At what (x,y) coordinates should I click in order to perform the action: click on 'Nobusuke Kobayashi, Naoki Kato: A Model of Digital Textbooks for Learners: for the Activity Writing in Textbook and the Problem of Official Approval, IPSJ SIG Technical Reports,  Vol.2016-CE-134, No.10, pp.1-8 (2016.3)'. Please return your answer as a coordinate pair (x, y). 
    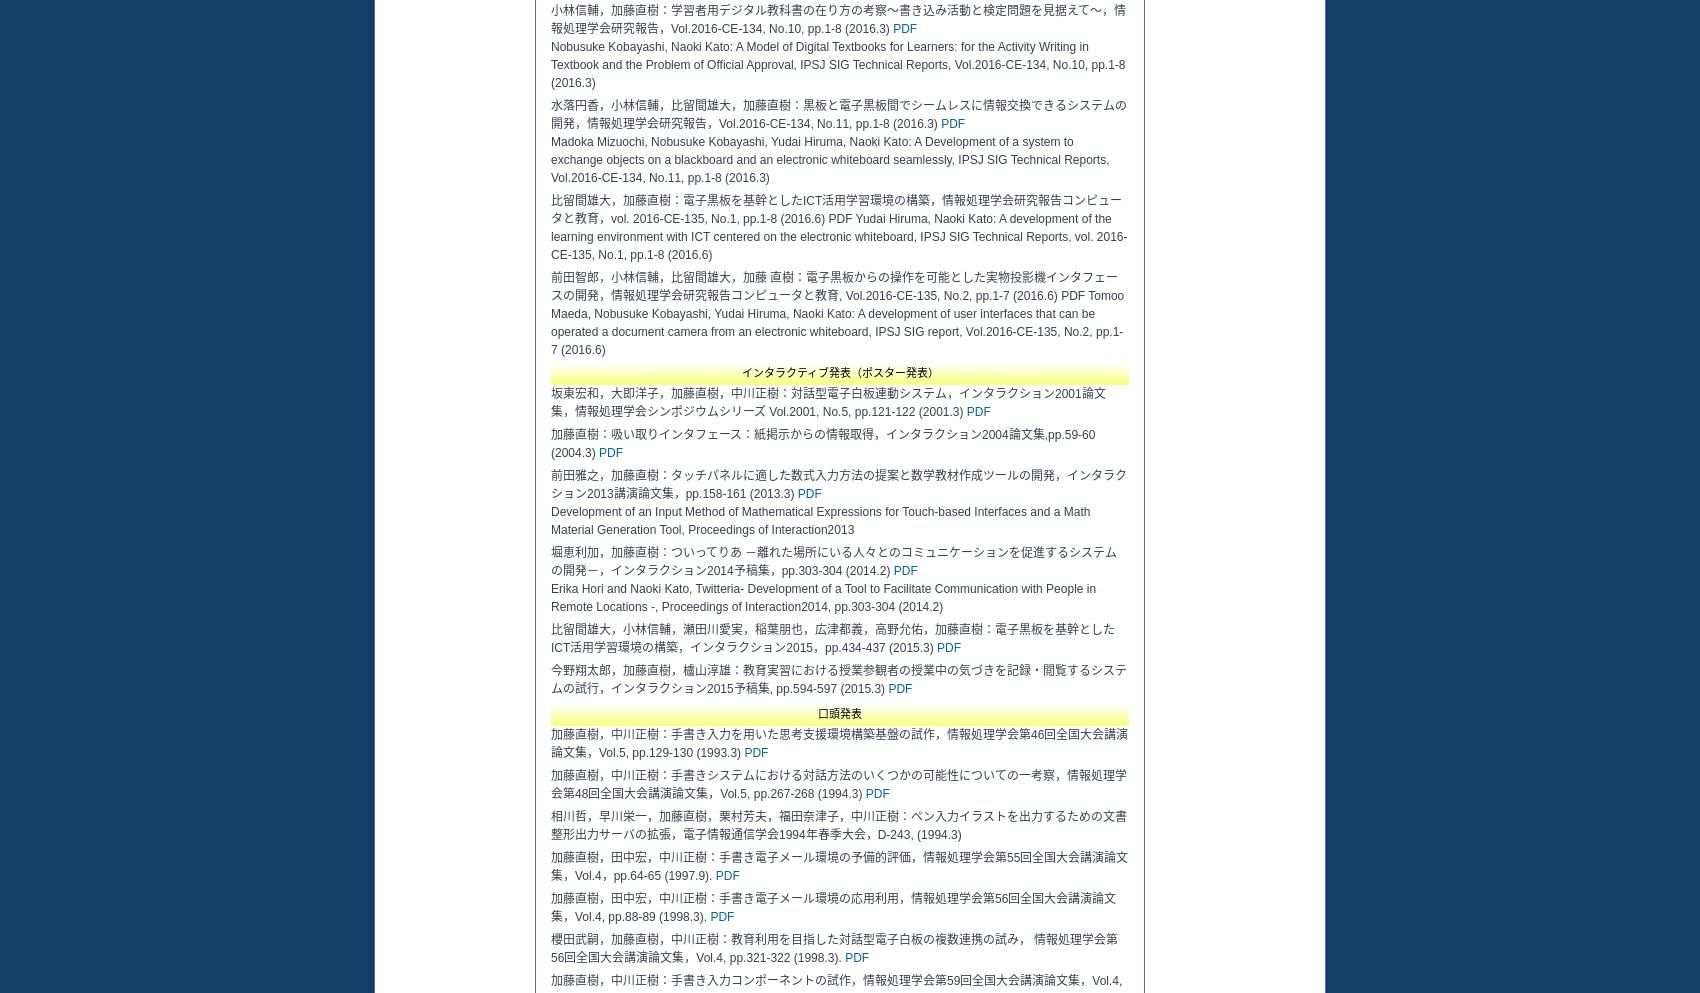
    Looking at the image, I should click on (836, 65).